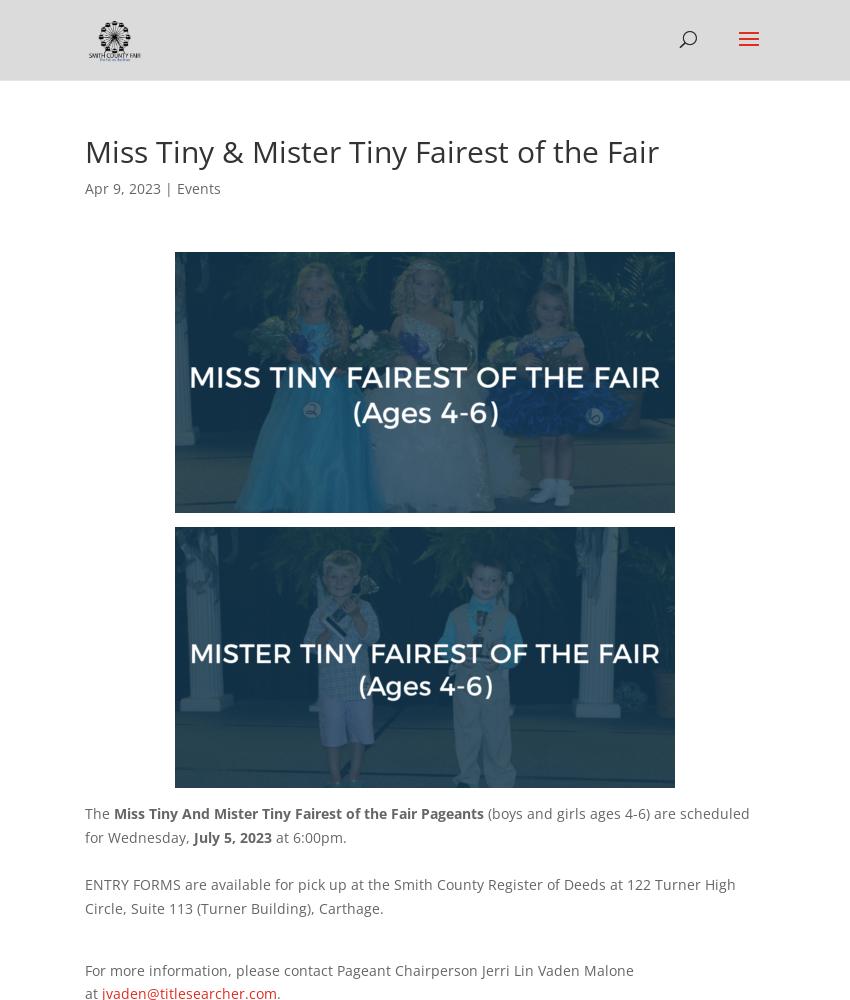  I want to click on 'Apr 9, 2023', so click(85, 188).